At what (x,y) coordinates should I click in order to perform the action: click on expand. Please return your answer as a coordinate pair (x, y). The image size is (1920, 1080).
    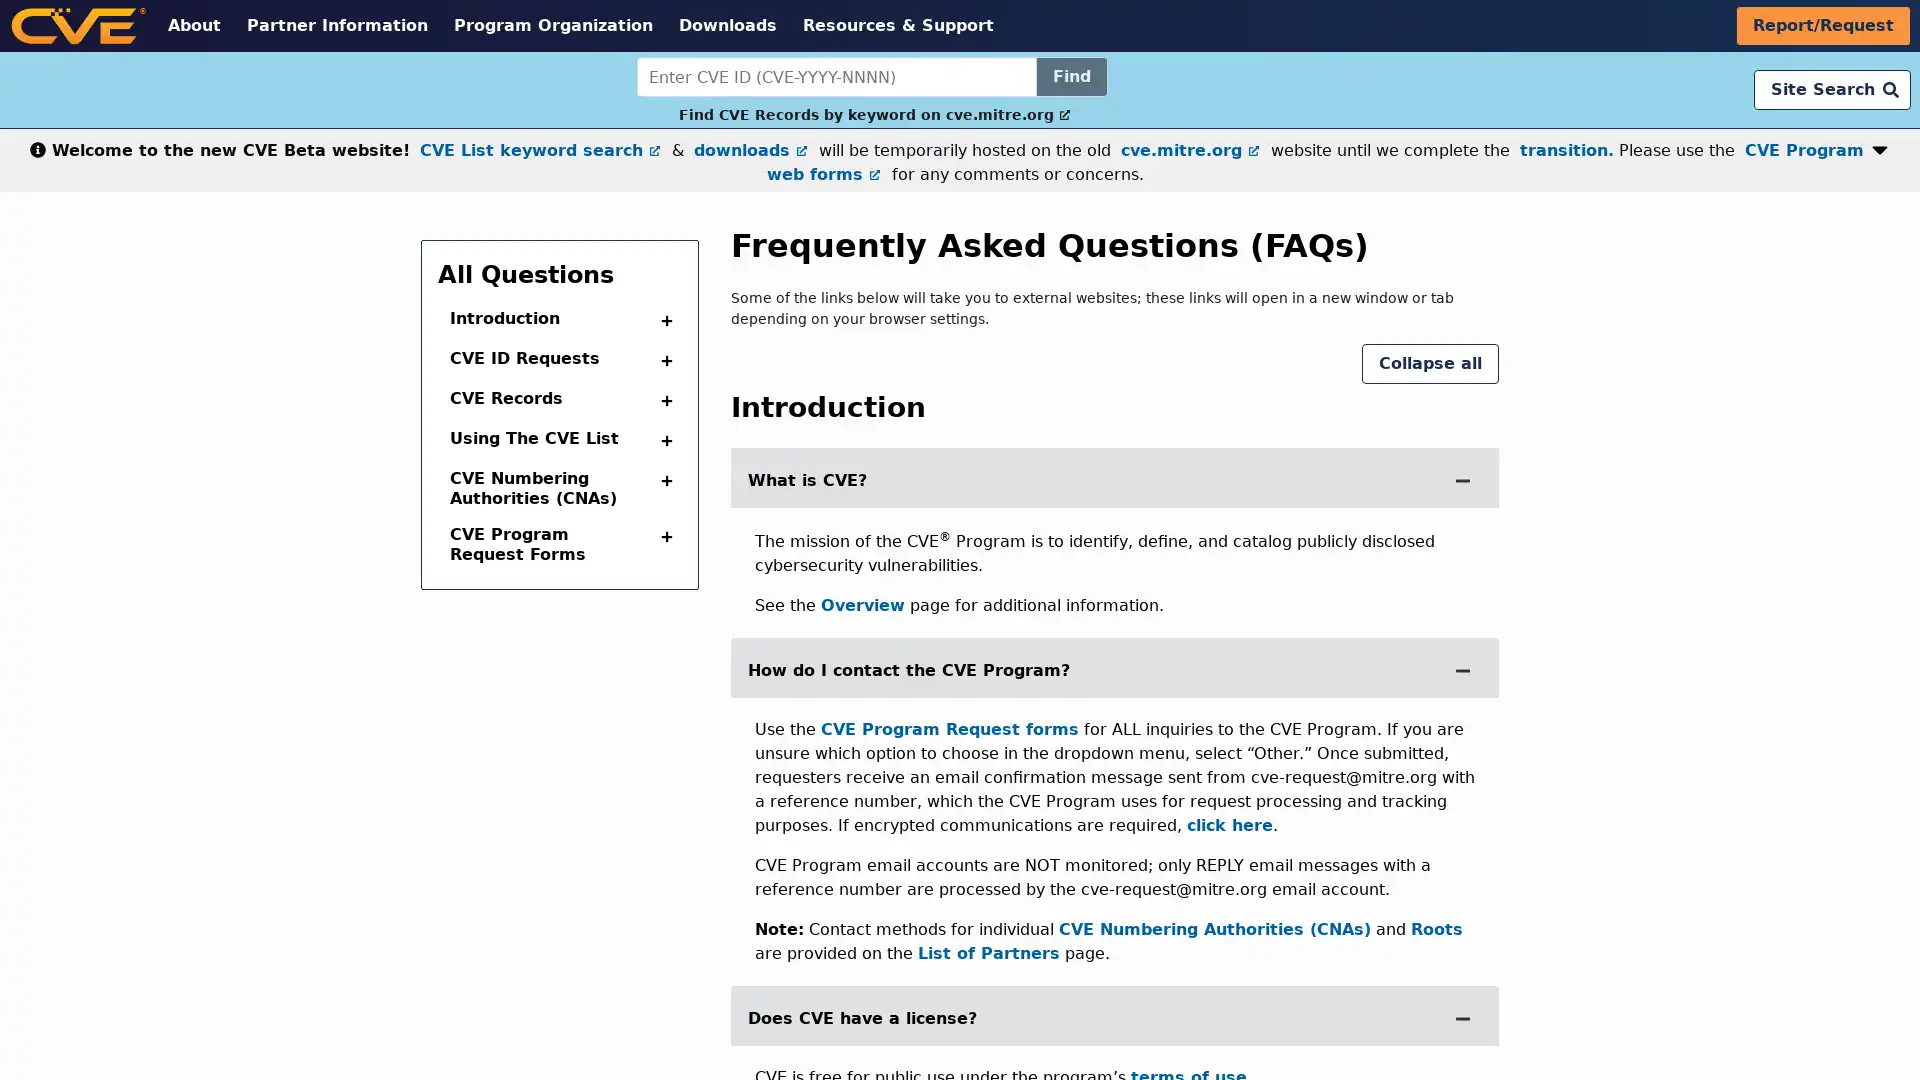
    Looking at the image, I should click on (1463, 479).